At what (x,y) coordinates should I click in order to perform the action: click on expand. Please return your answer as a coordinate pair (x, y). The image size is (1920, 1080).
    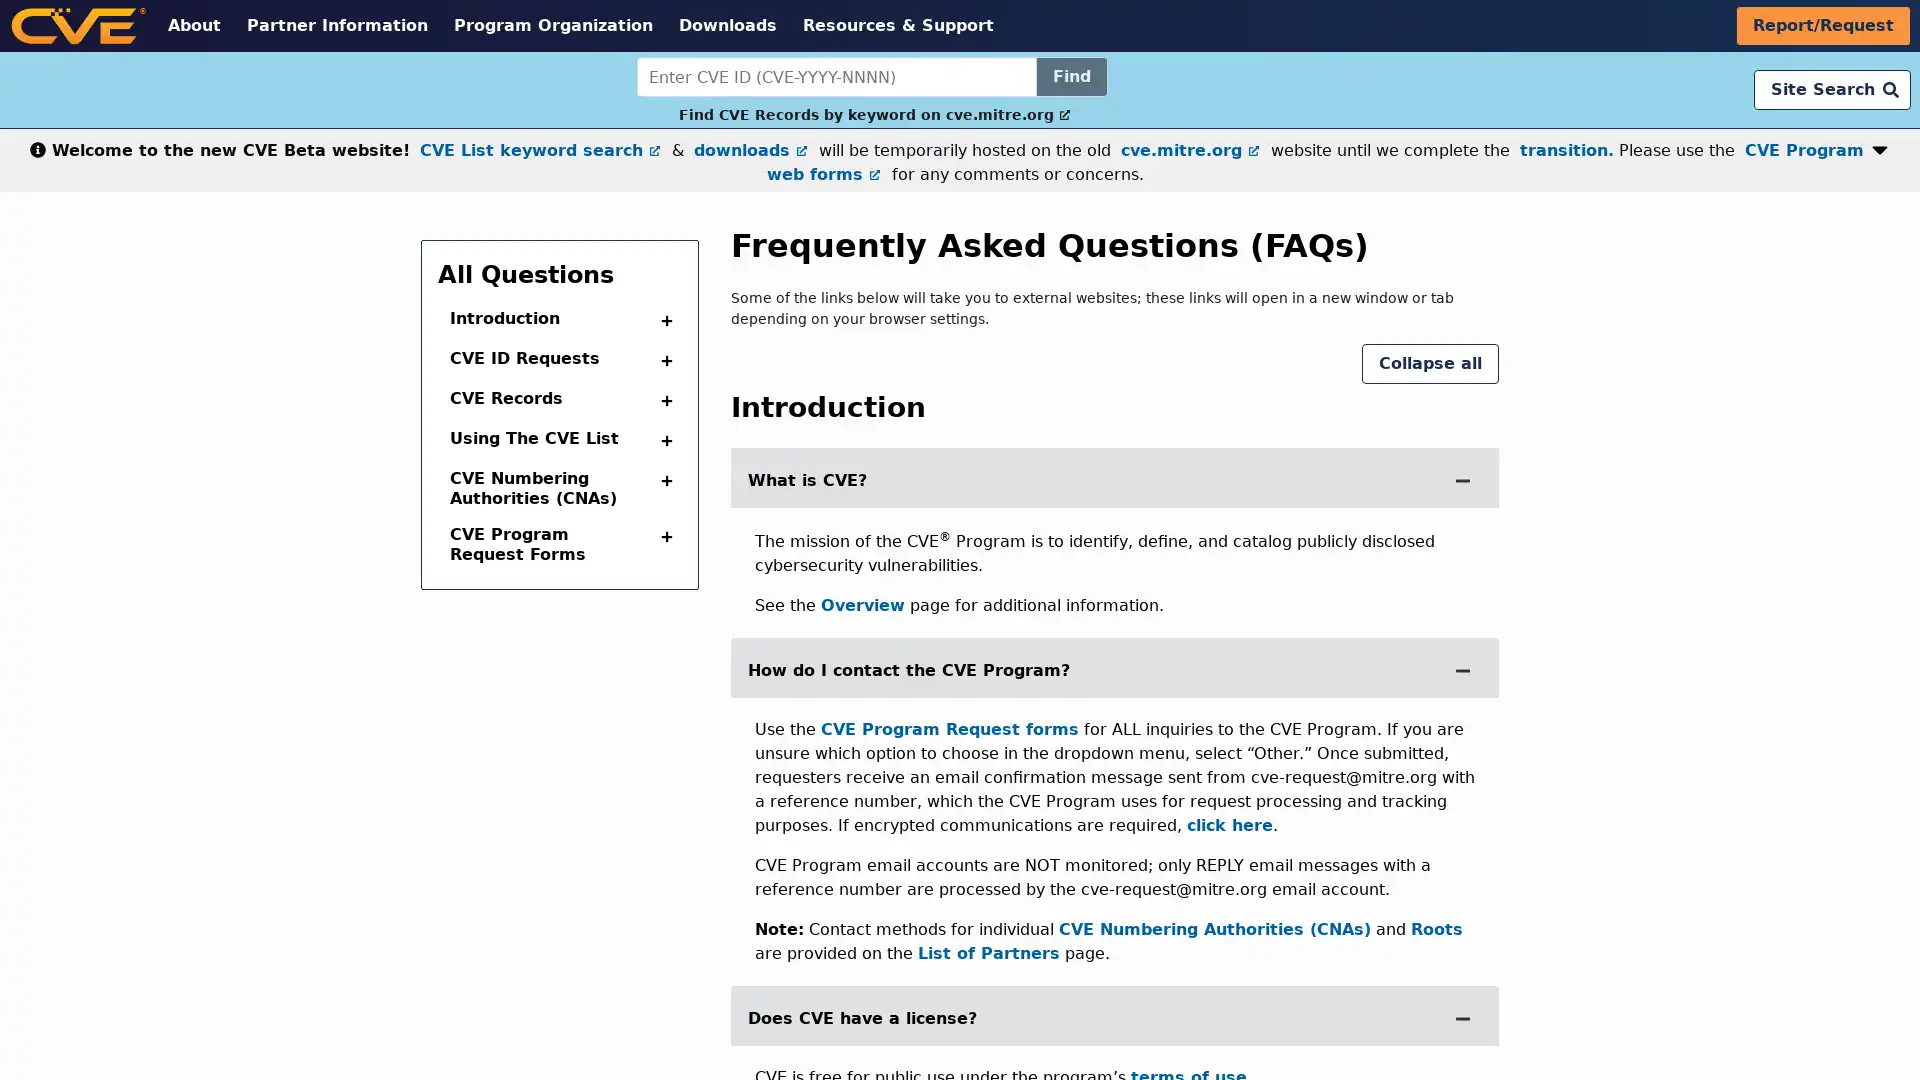
    Looking at the image, I should click on (1463, 479).